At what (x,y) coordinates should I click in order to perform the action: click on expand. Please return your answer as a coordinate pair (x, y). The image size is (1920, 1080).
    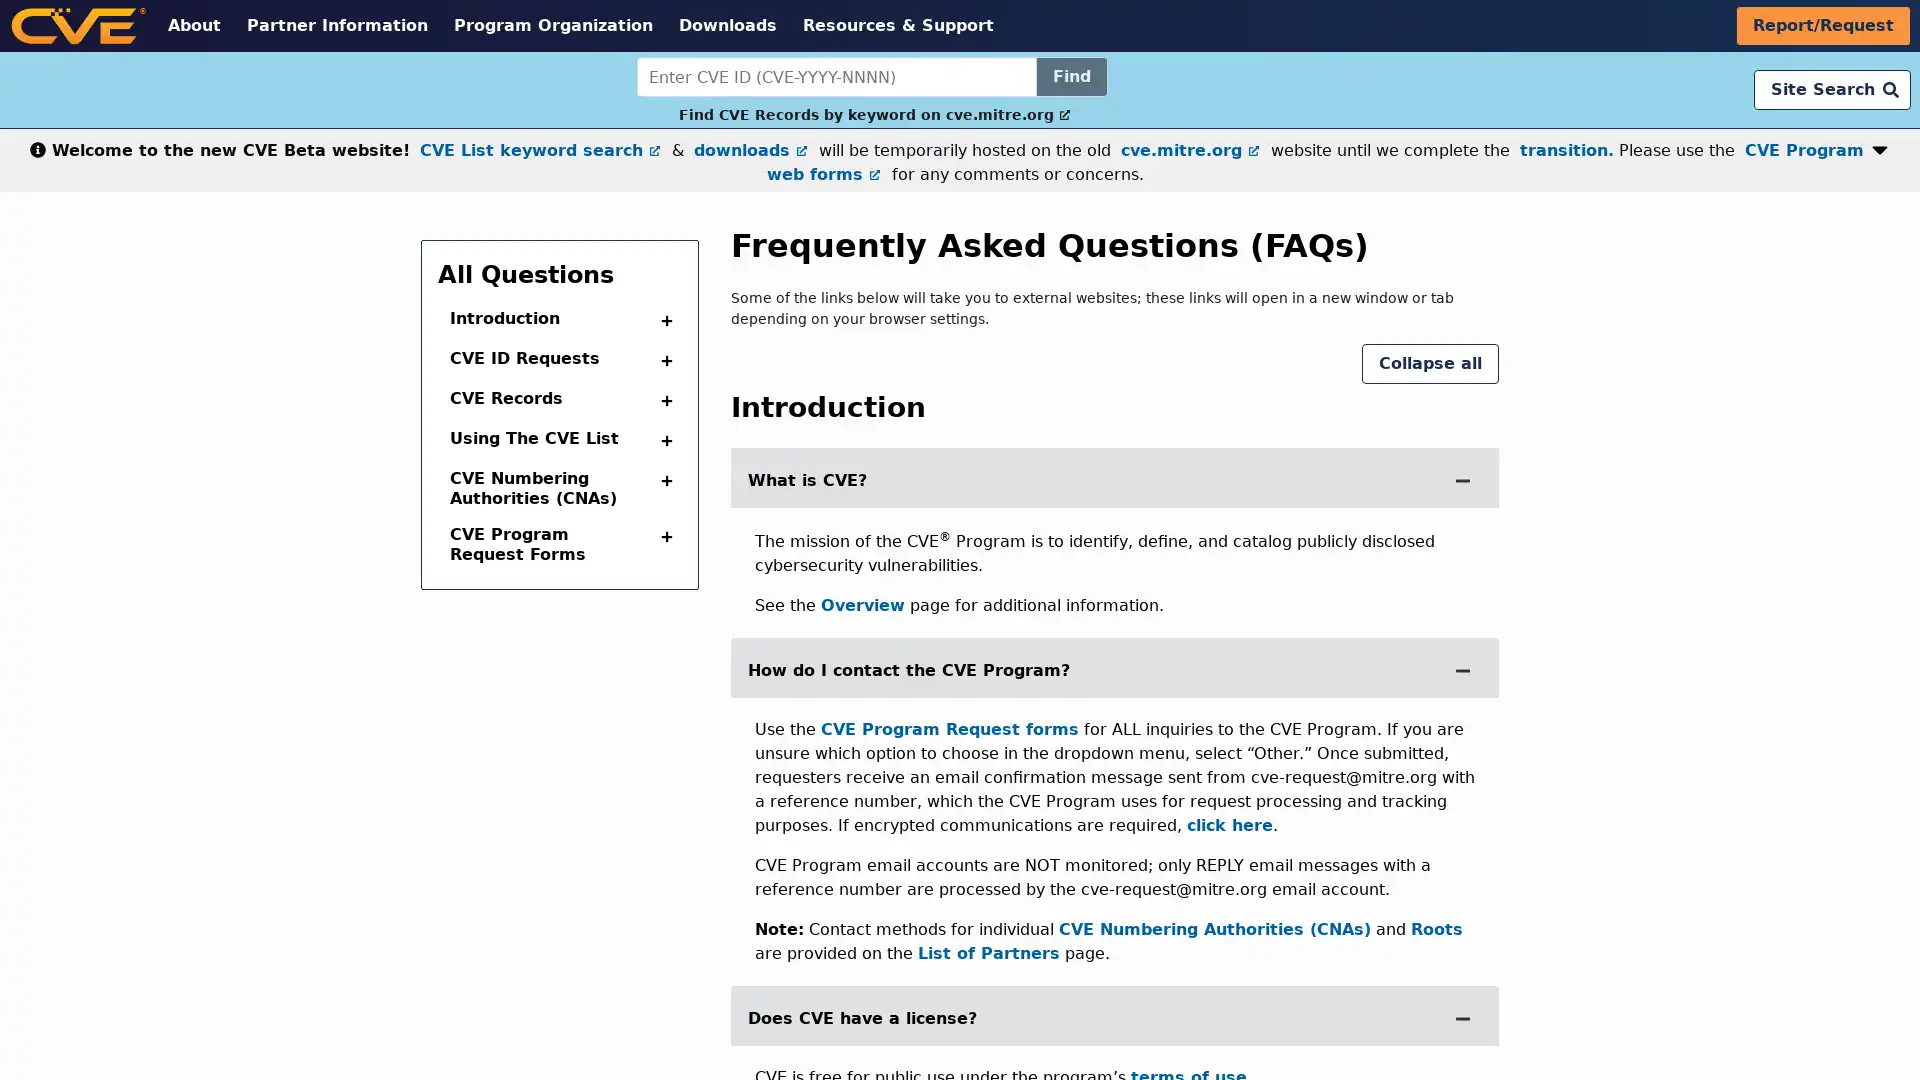
    Looking at the image, I should click on (1463, 479).